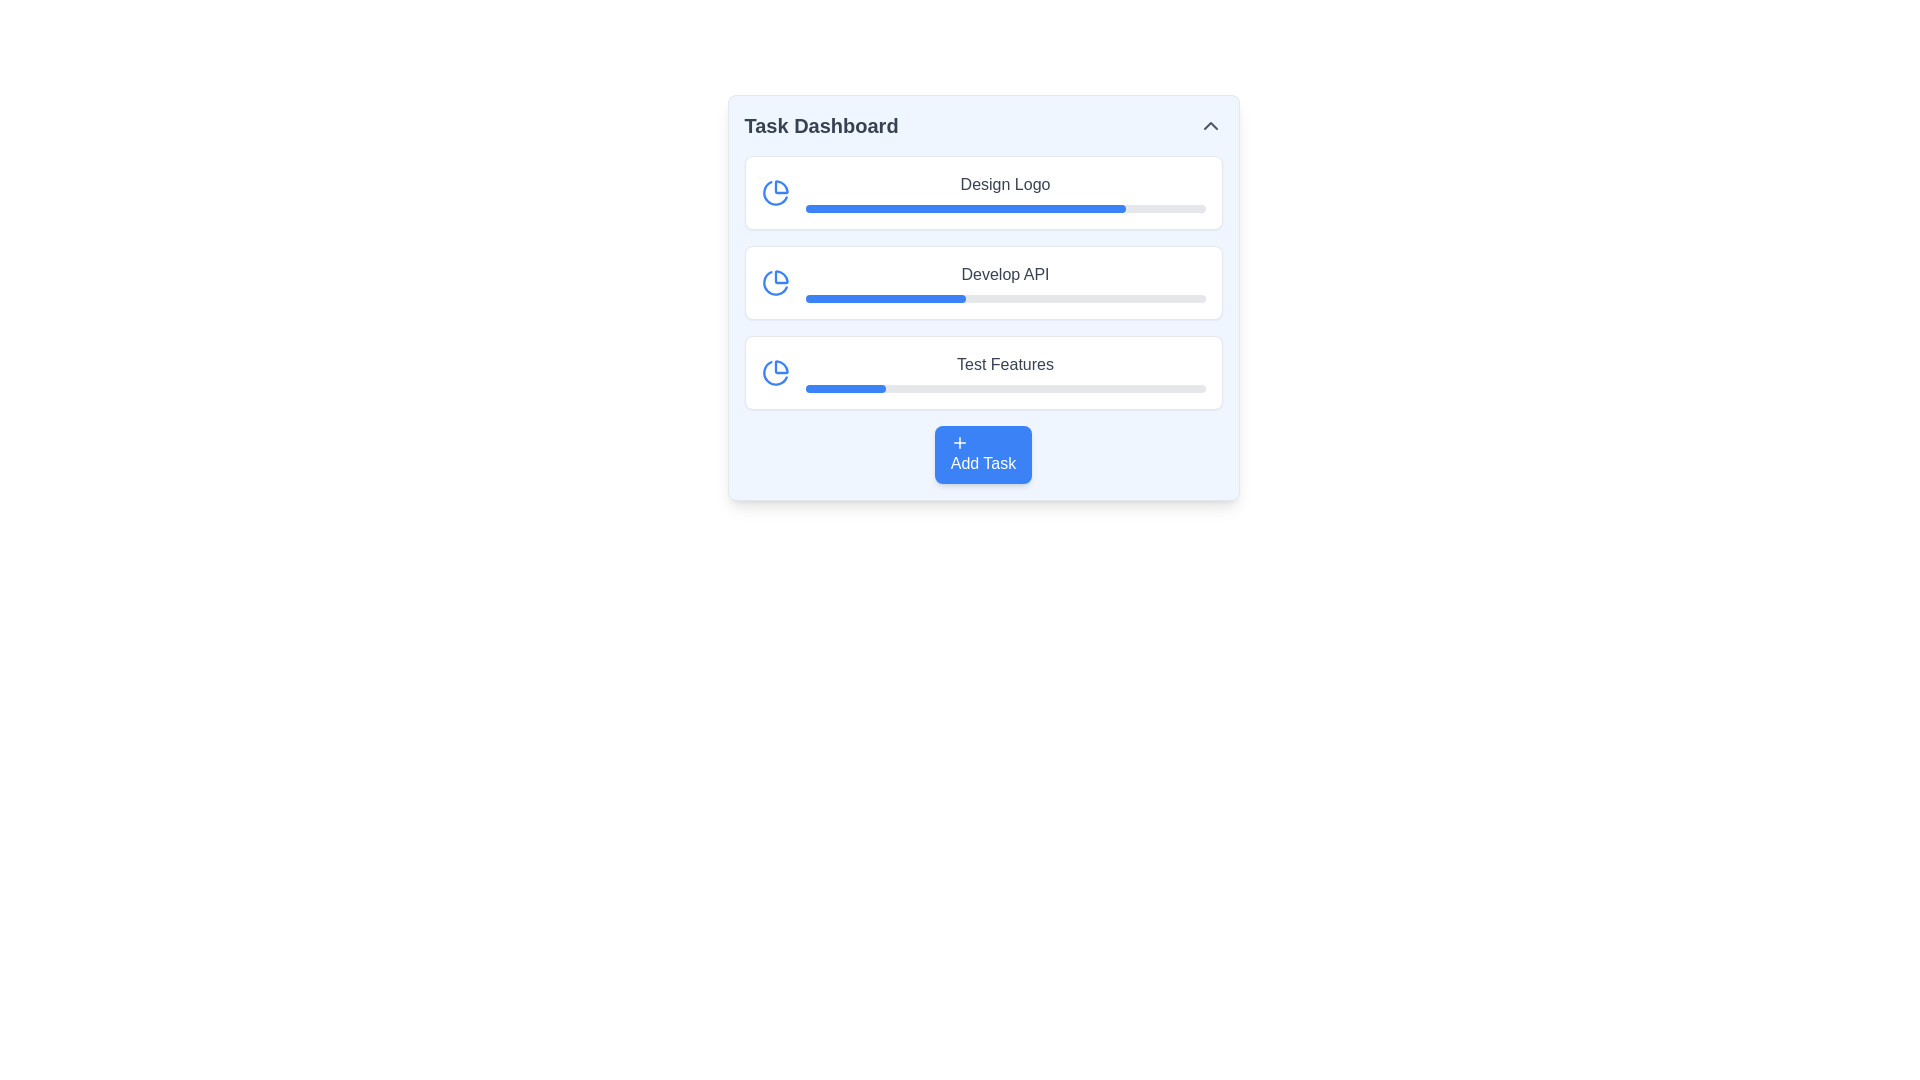 This screenshot has height=1080, width=1920. I want to click on the upward-pointing chevron icon located, so click(1209, 126).